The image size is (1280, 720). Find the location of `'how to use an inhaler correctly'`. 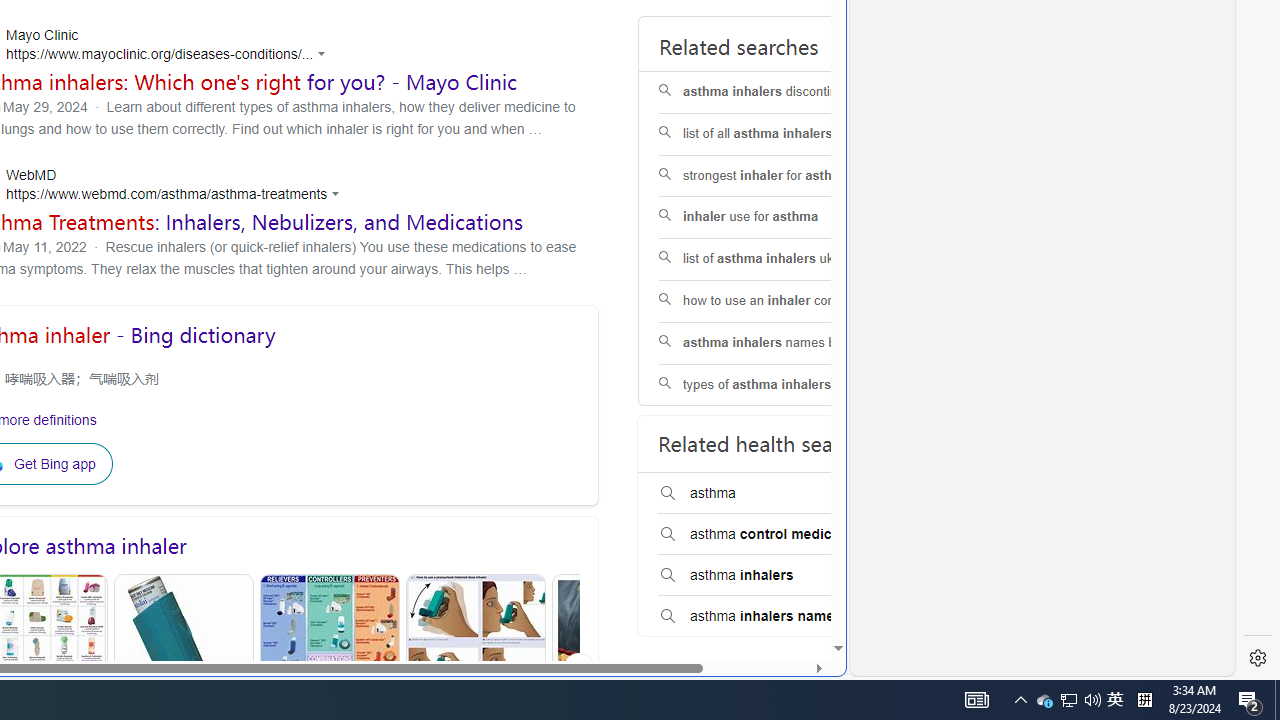

'how to use an inhaler correctly' is located at coordinates (784, 301).